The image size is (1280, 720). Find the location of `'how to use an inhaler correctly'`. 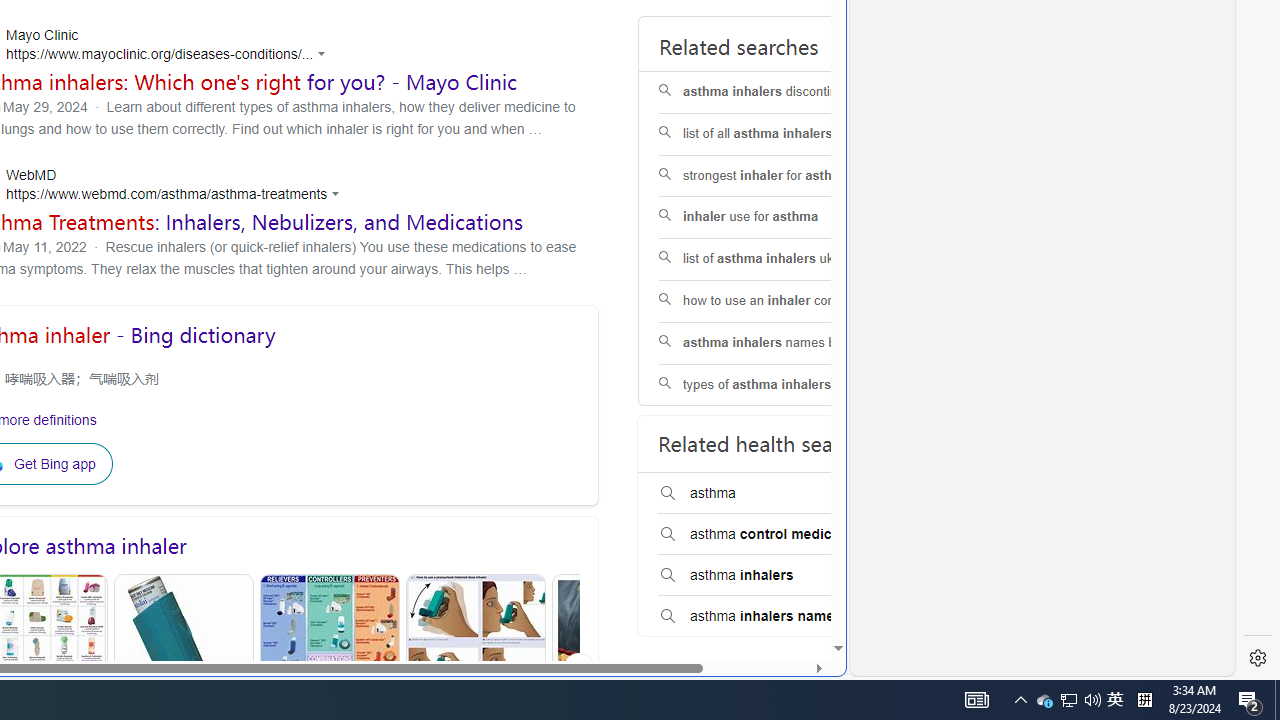

'how to use an inhaler correctly' is located at coordinates (784, 301).